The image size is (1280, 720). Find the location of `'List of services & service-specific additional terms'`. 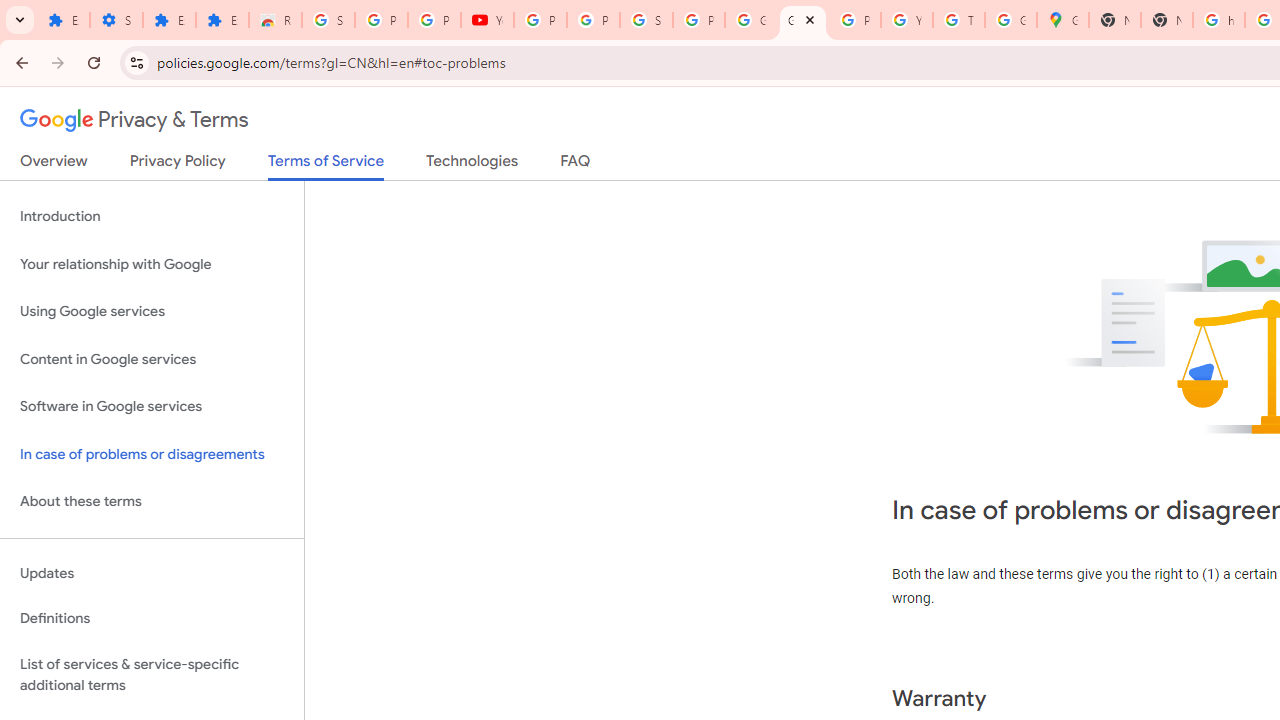

'List of services & service-specific additional terms' is located at coordinates (151, 675).